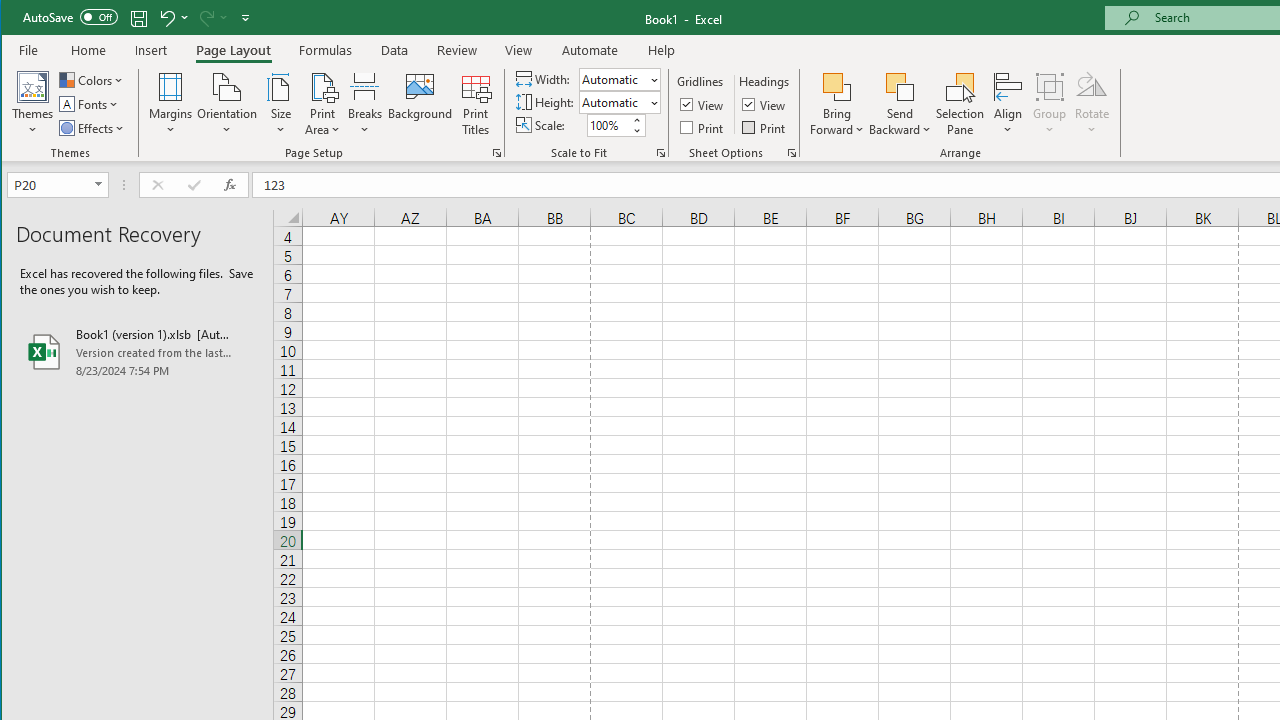  I want to click on 'Width', so click(618, 78).